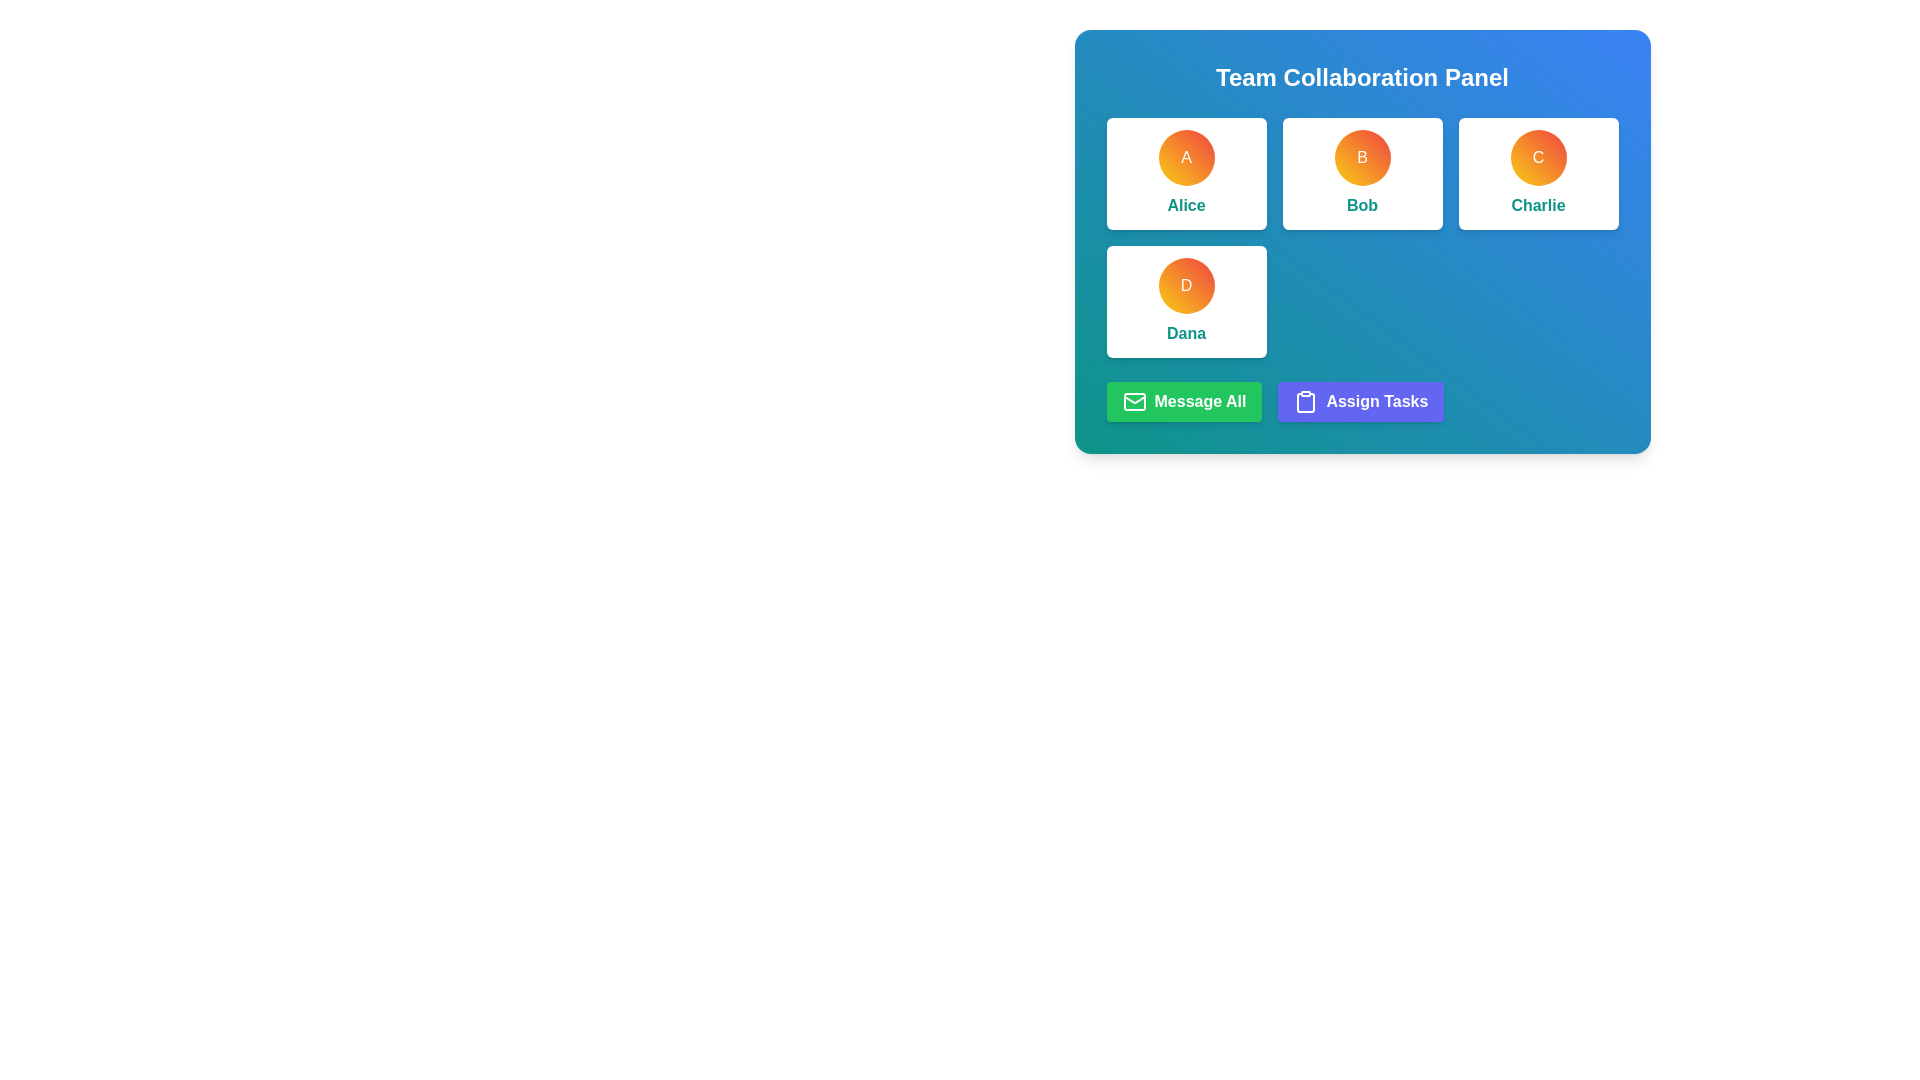 The height and width of the screenshot is (1080, 1920). What do you see at coordinates (1186, 285) in the screenshot?
I see `the graphical label representing 'Dana' within the blue 'Team Collaboration Panel'` at bounding box center [1186, 285].